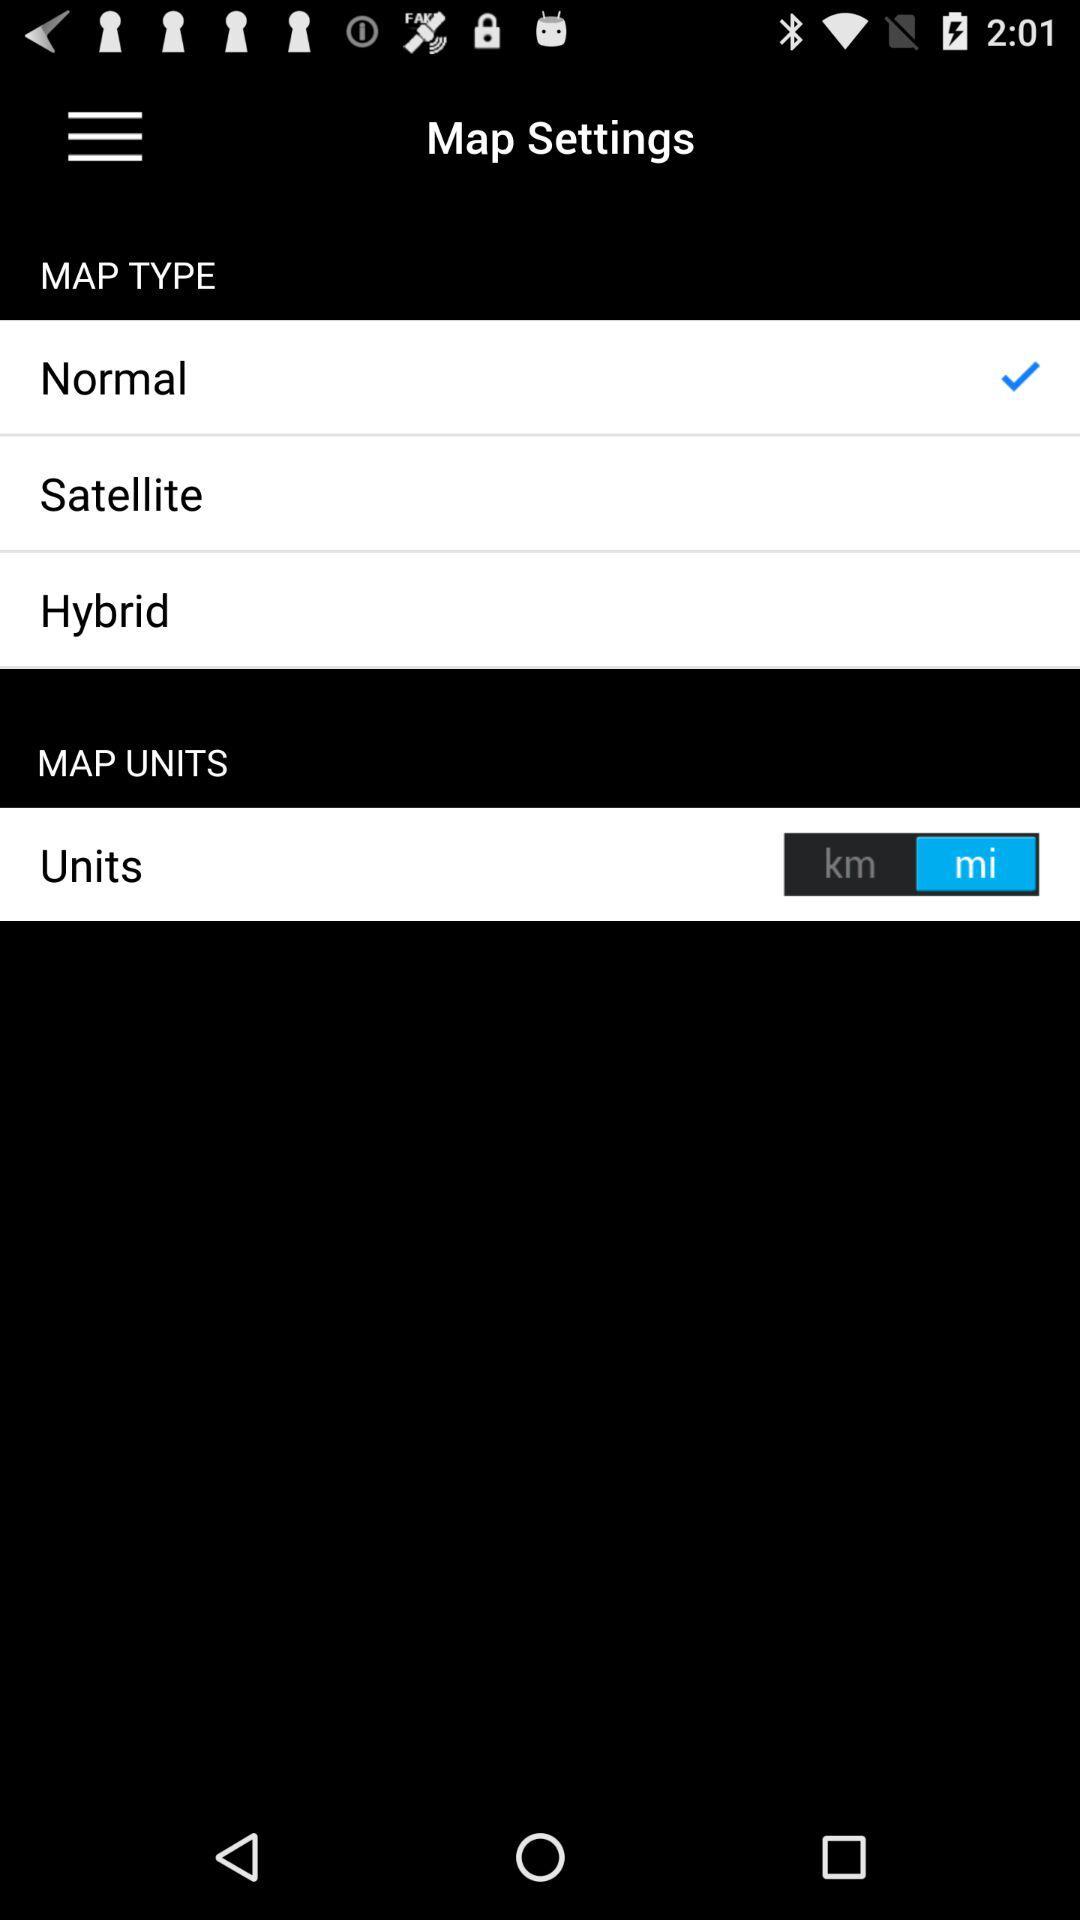 This screenshot has width=1080, height=1920. Describe the element at coordinates (105, 135) in the screenshot. I see `dropdown menu` at that location.